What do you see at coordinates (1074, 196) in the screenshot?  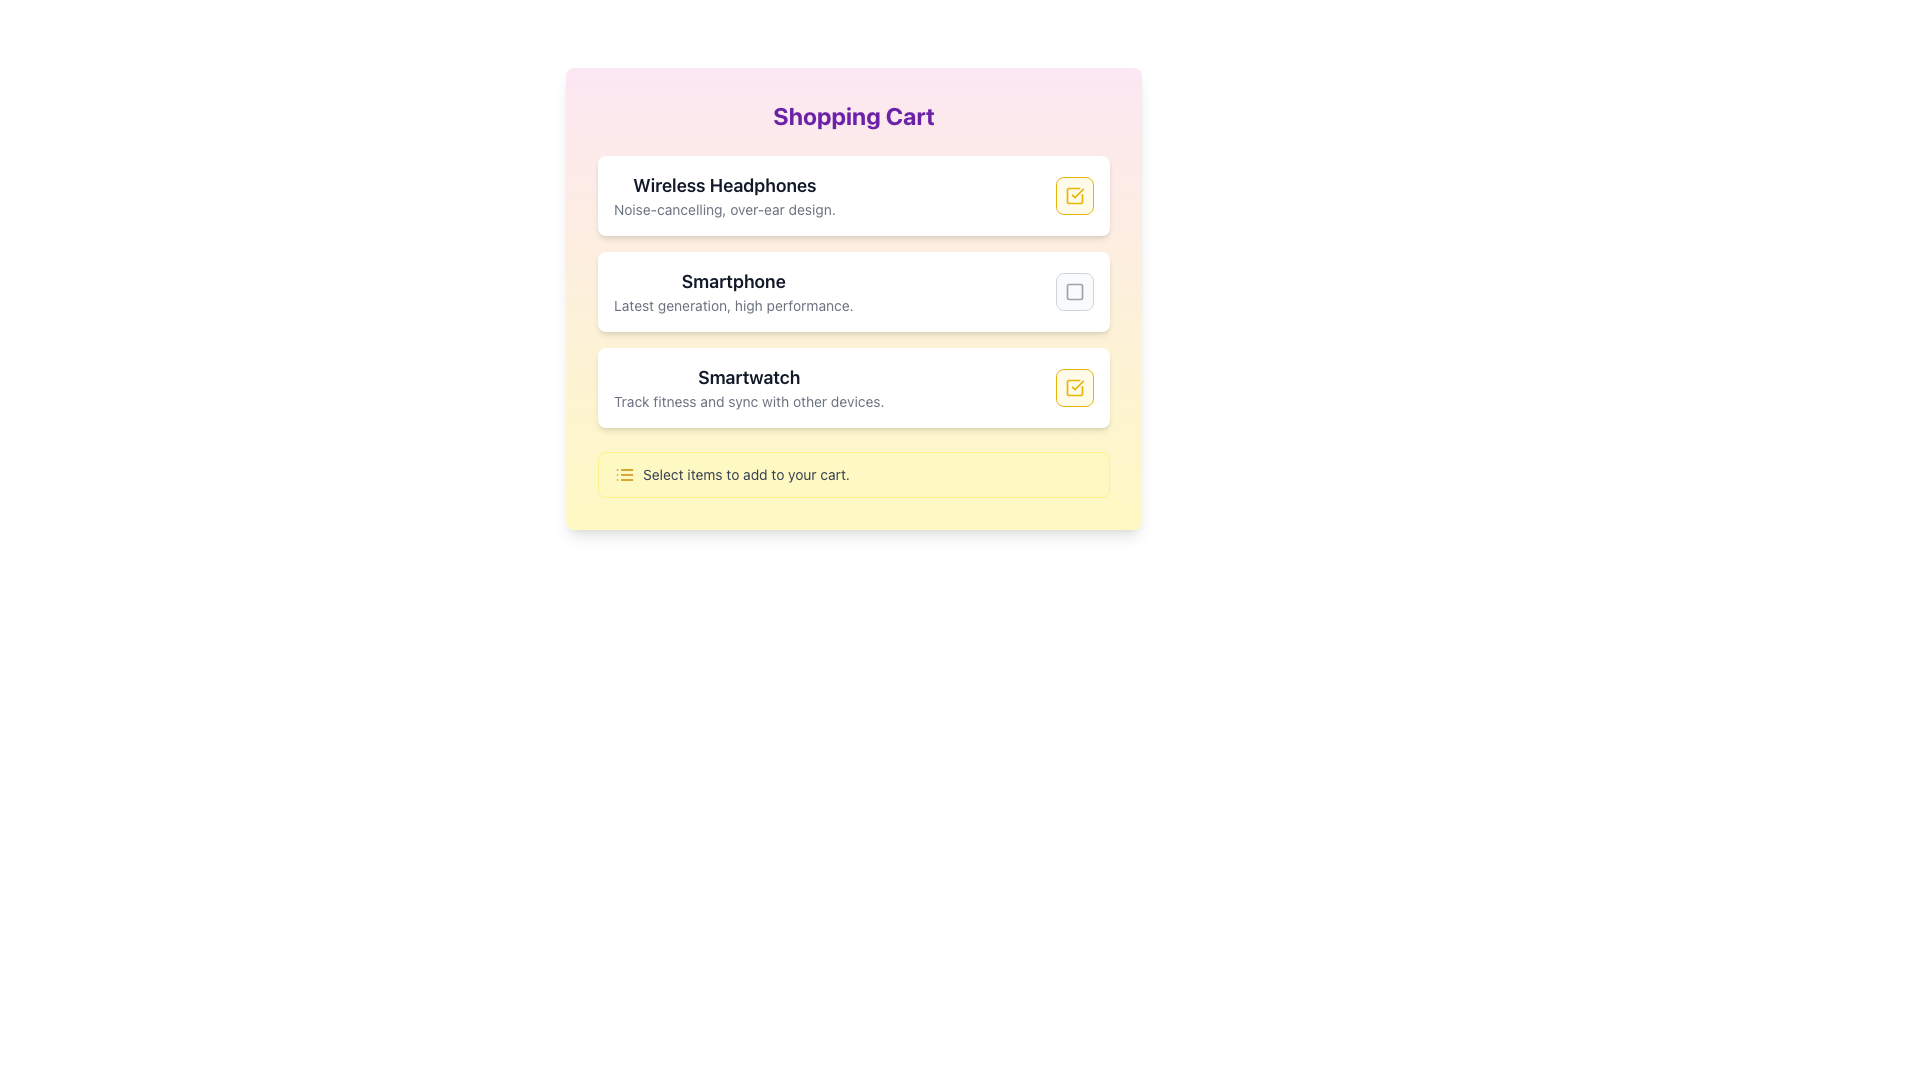 I see `the square-shaped checkbox with a yellow border and a light yellow background located in the top-right corner of the 'Wireless Headphones' card` at bounding box center [1074, 196].